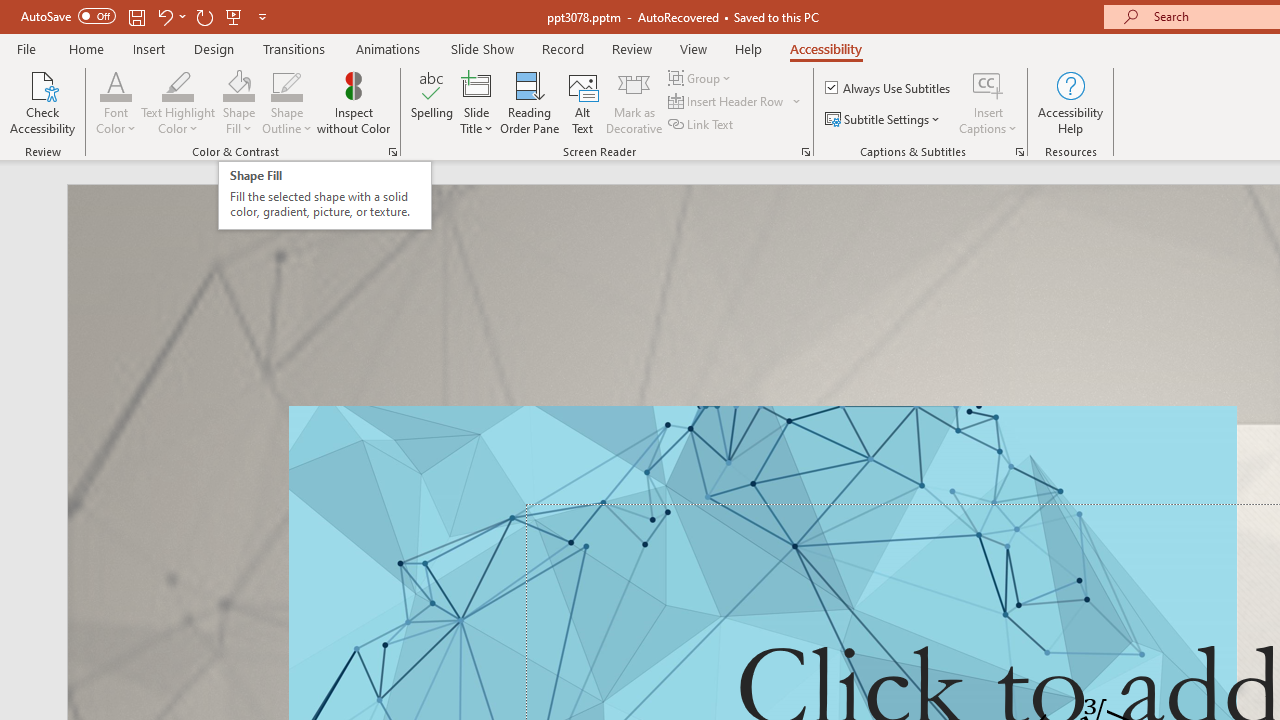  What do you see at coordinates (988, 103) in the screenshot?
I see `'Insert Captions'` at bounding box center [988, 103].